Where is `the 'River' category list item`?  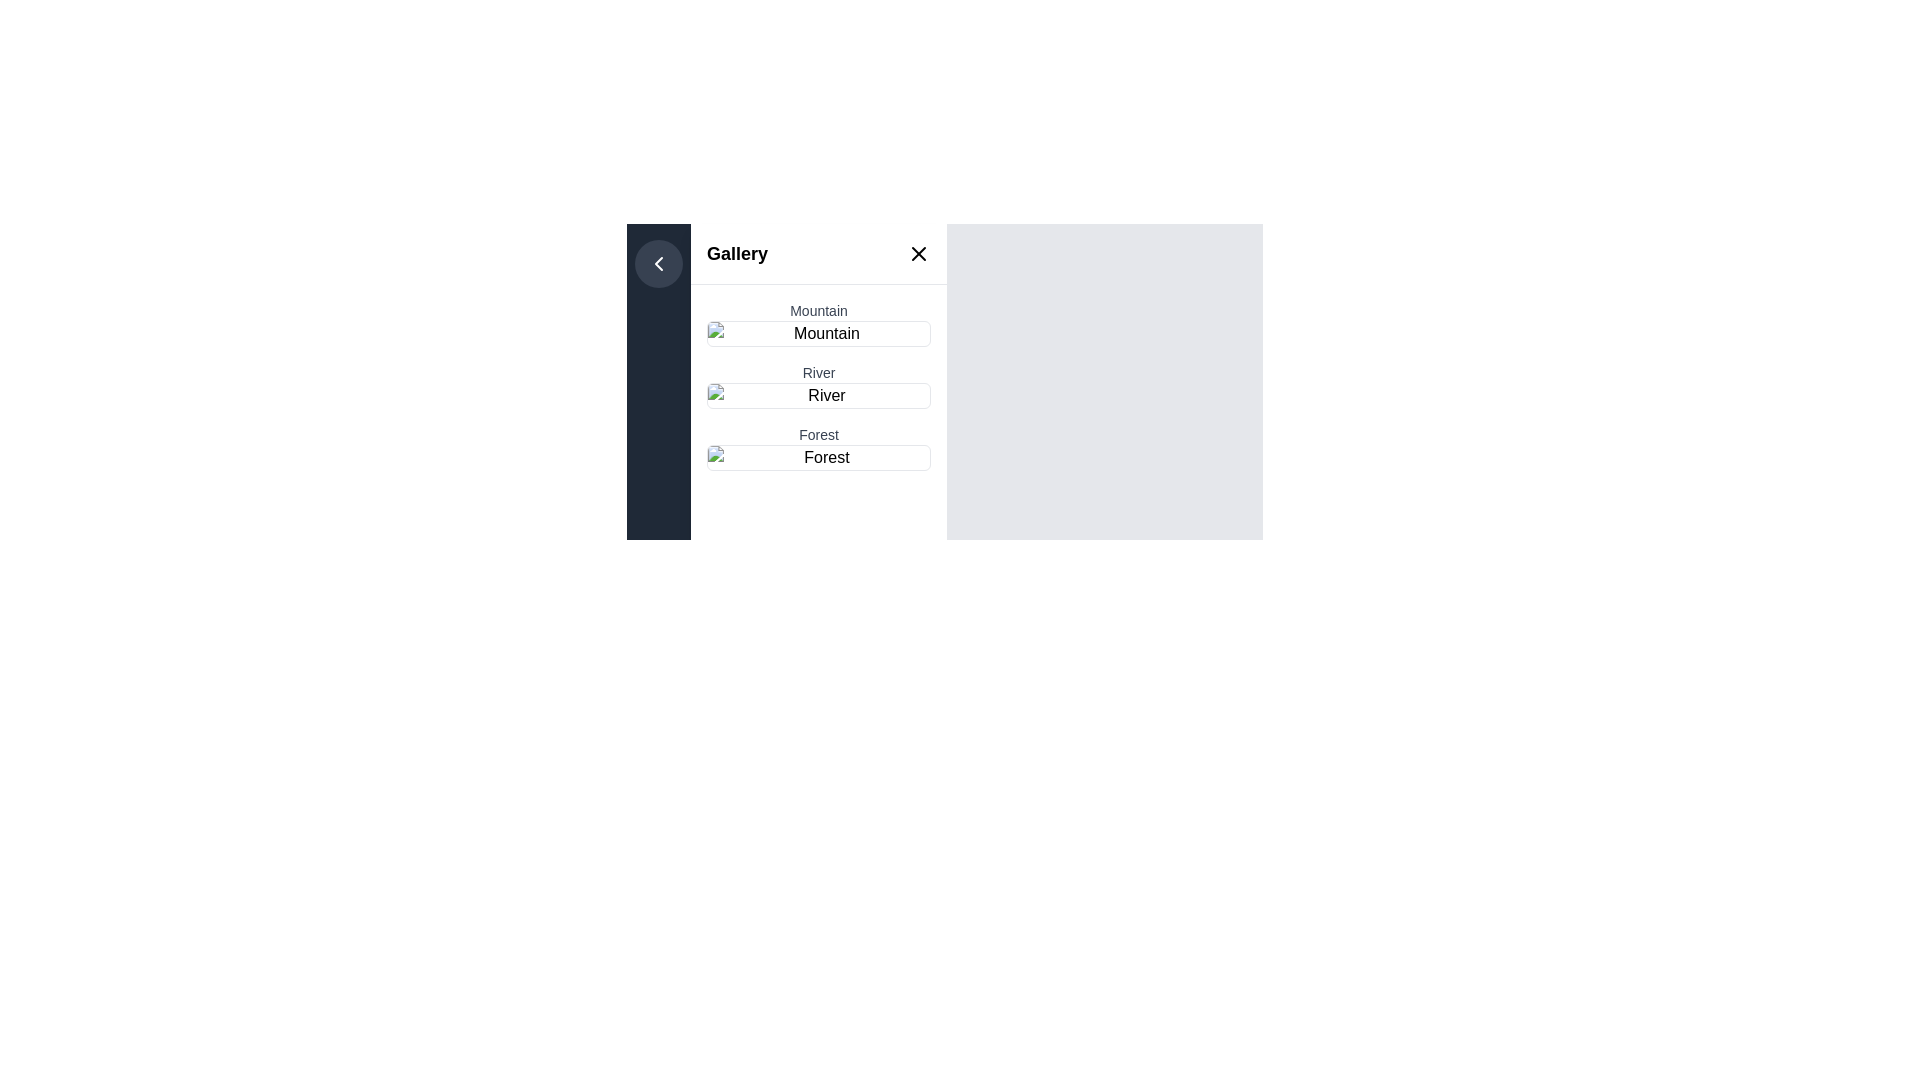
the 'River' category list item is located at coordinates (819, 396).